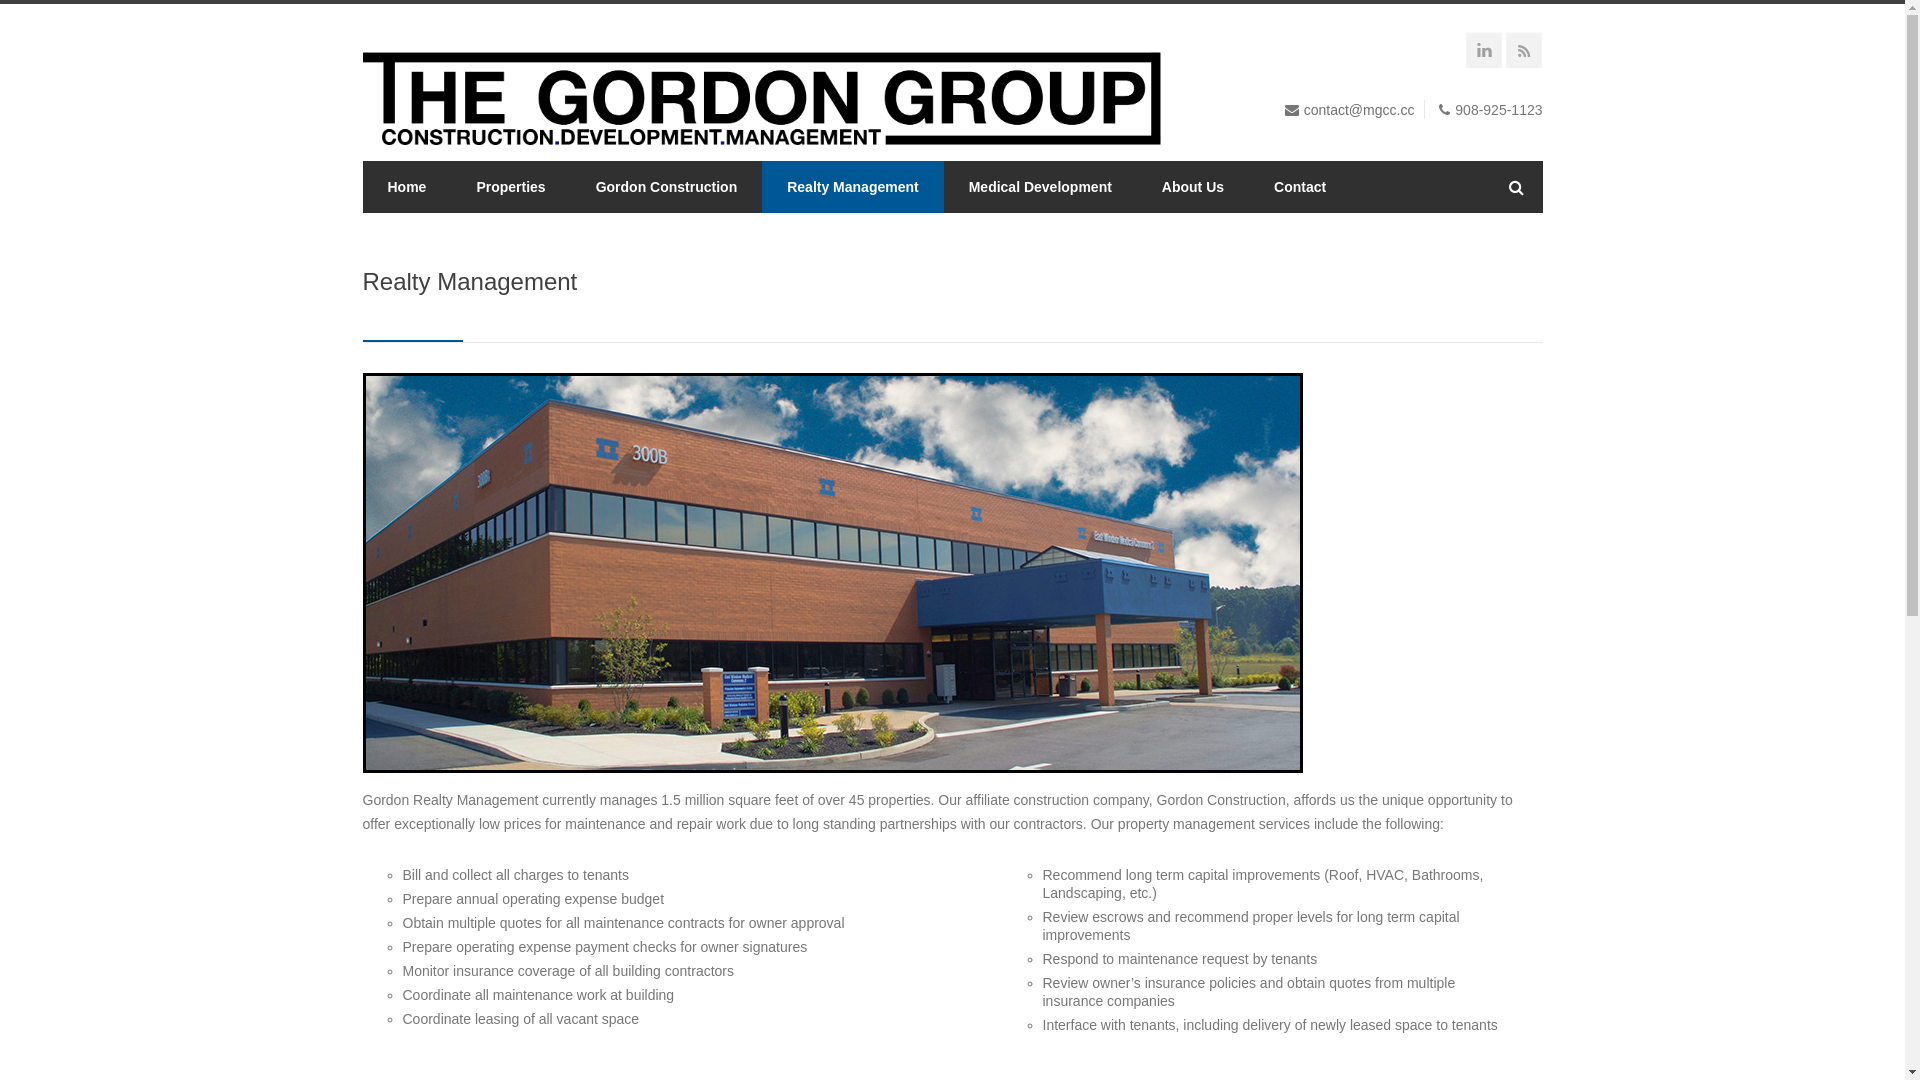 Image resolution: width=1920 pixels, height=1080 pixels. What do you see at coordinates (852, 186) in the screenshot?
I see `'Realty Management'` at bounding box center [852, 186].